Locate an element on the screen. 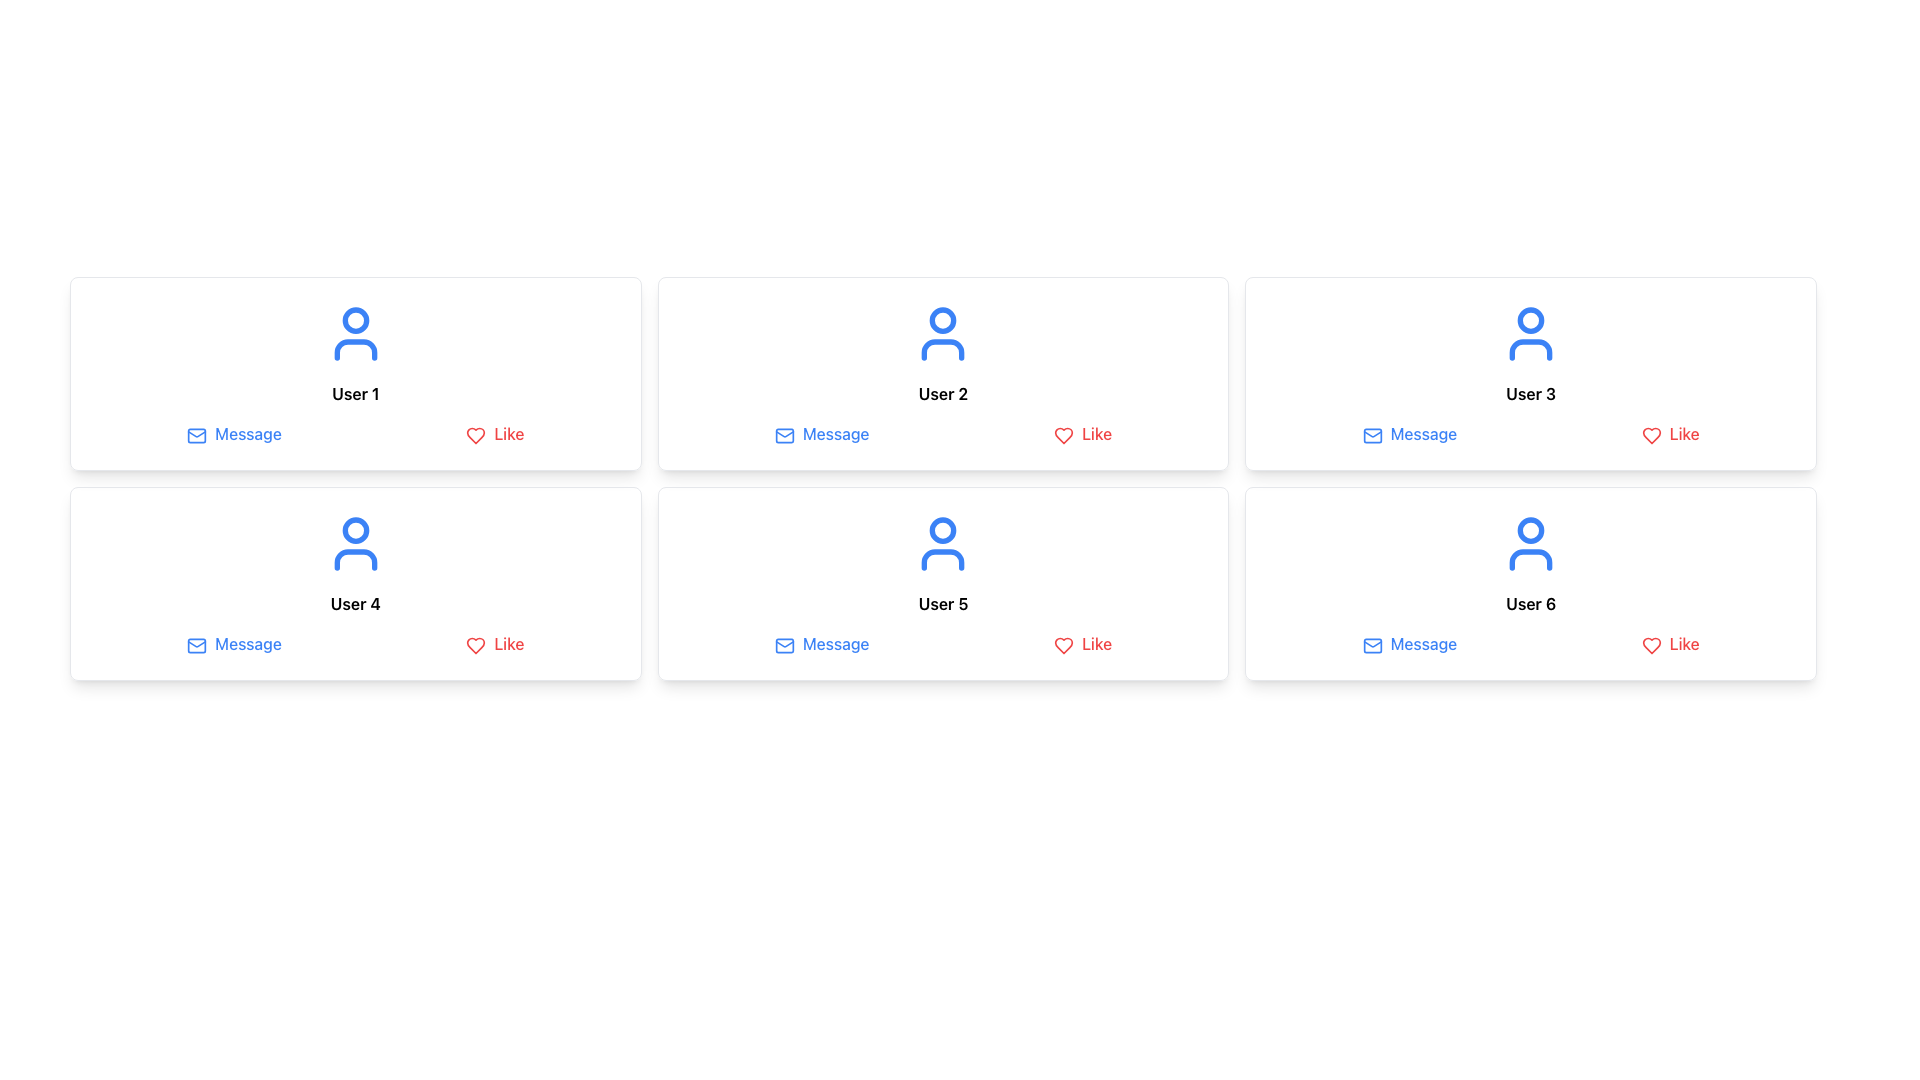 The height and width of the screenshot is (1080, 1920). text label 'User 2' which is a bold font centered within the second card of a grid layout, located beneath the person icon is located at coordinates (942, 393).